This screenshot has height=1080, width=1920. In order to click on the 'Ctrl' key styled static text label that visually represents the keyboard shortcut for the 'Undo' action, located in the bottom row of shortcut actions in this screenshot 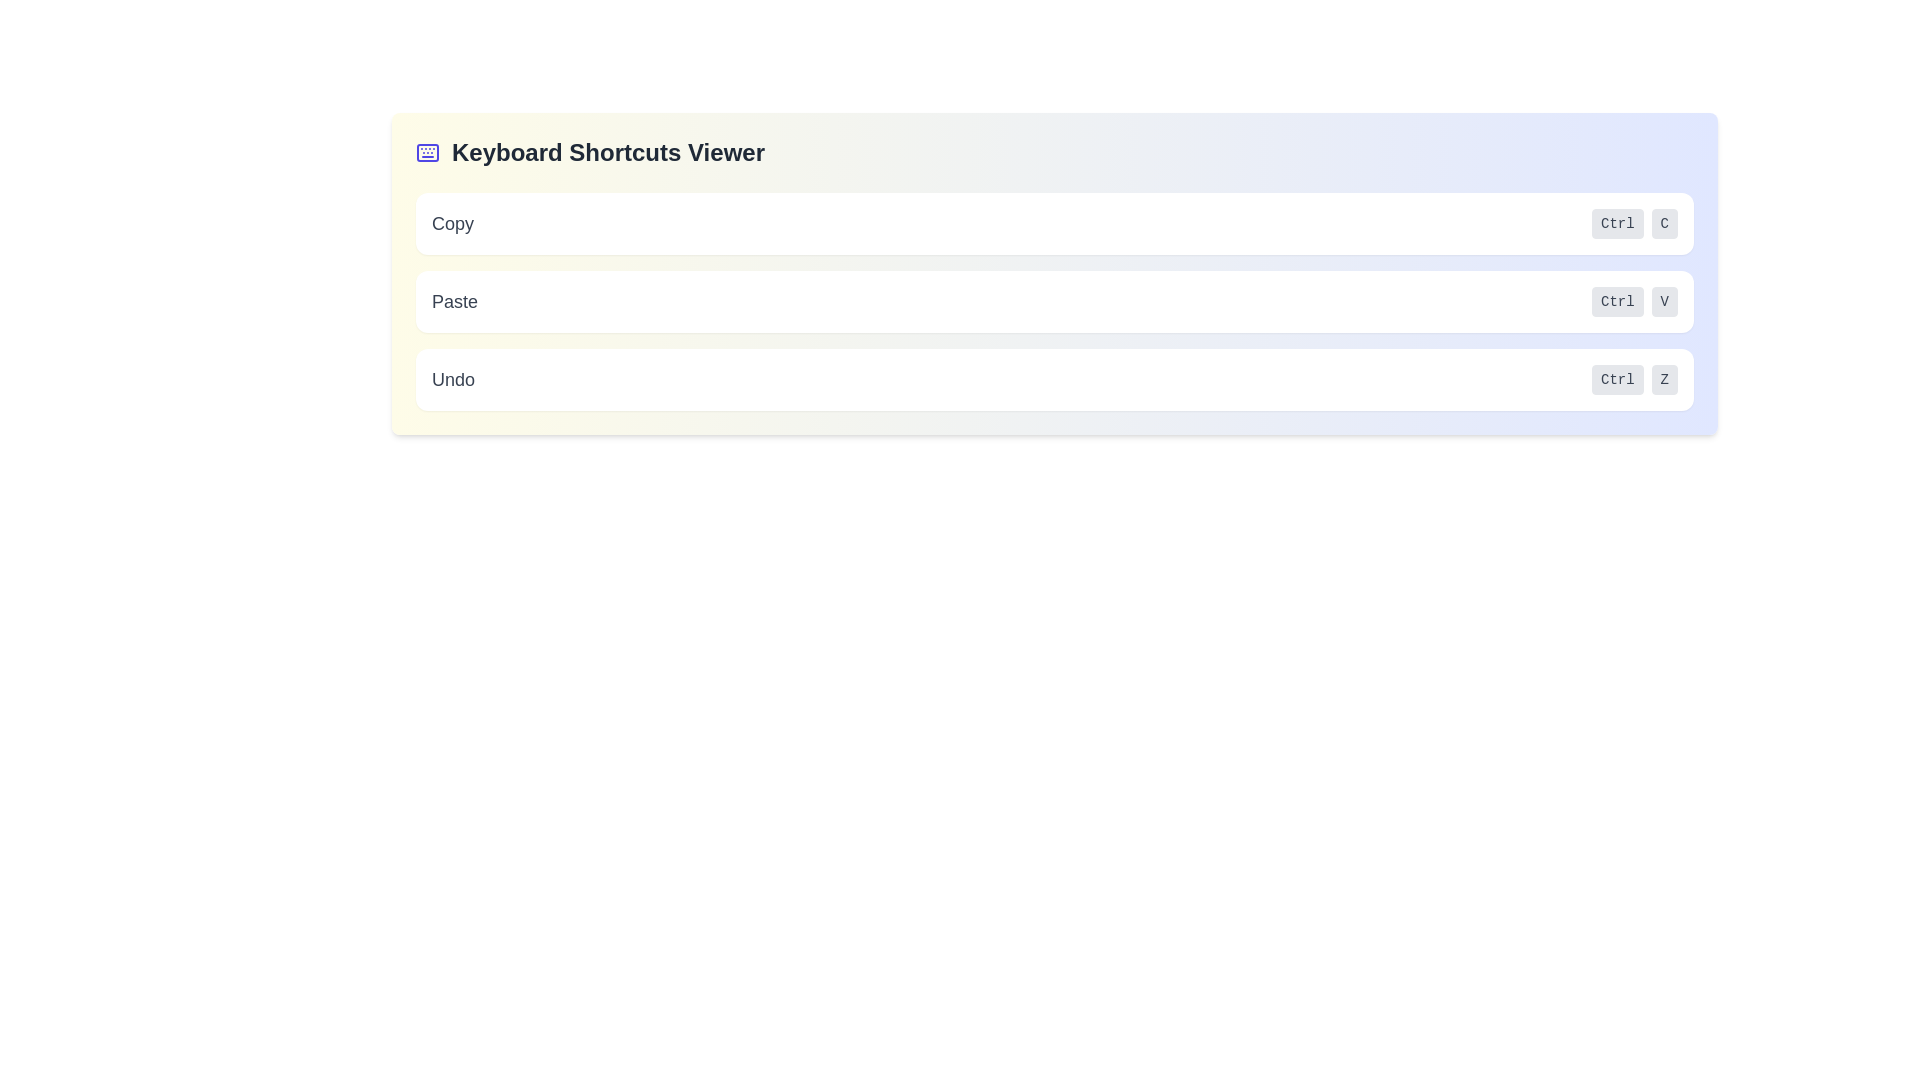, I will do `click(1617, 380)`.